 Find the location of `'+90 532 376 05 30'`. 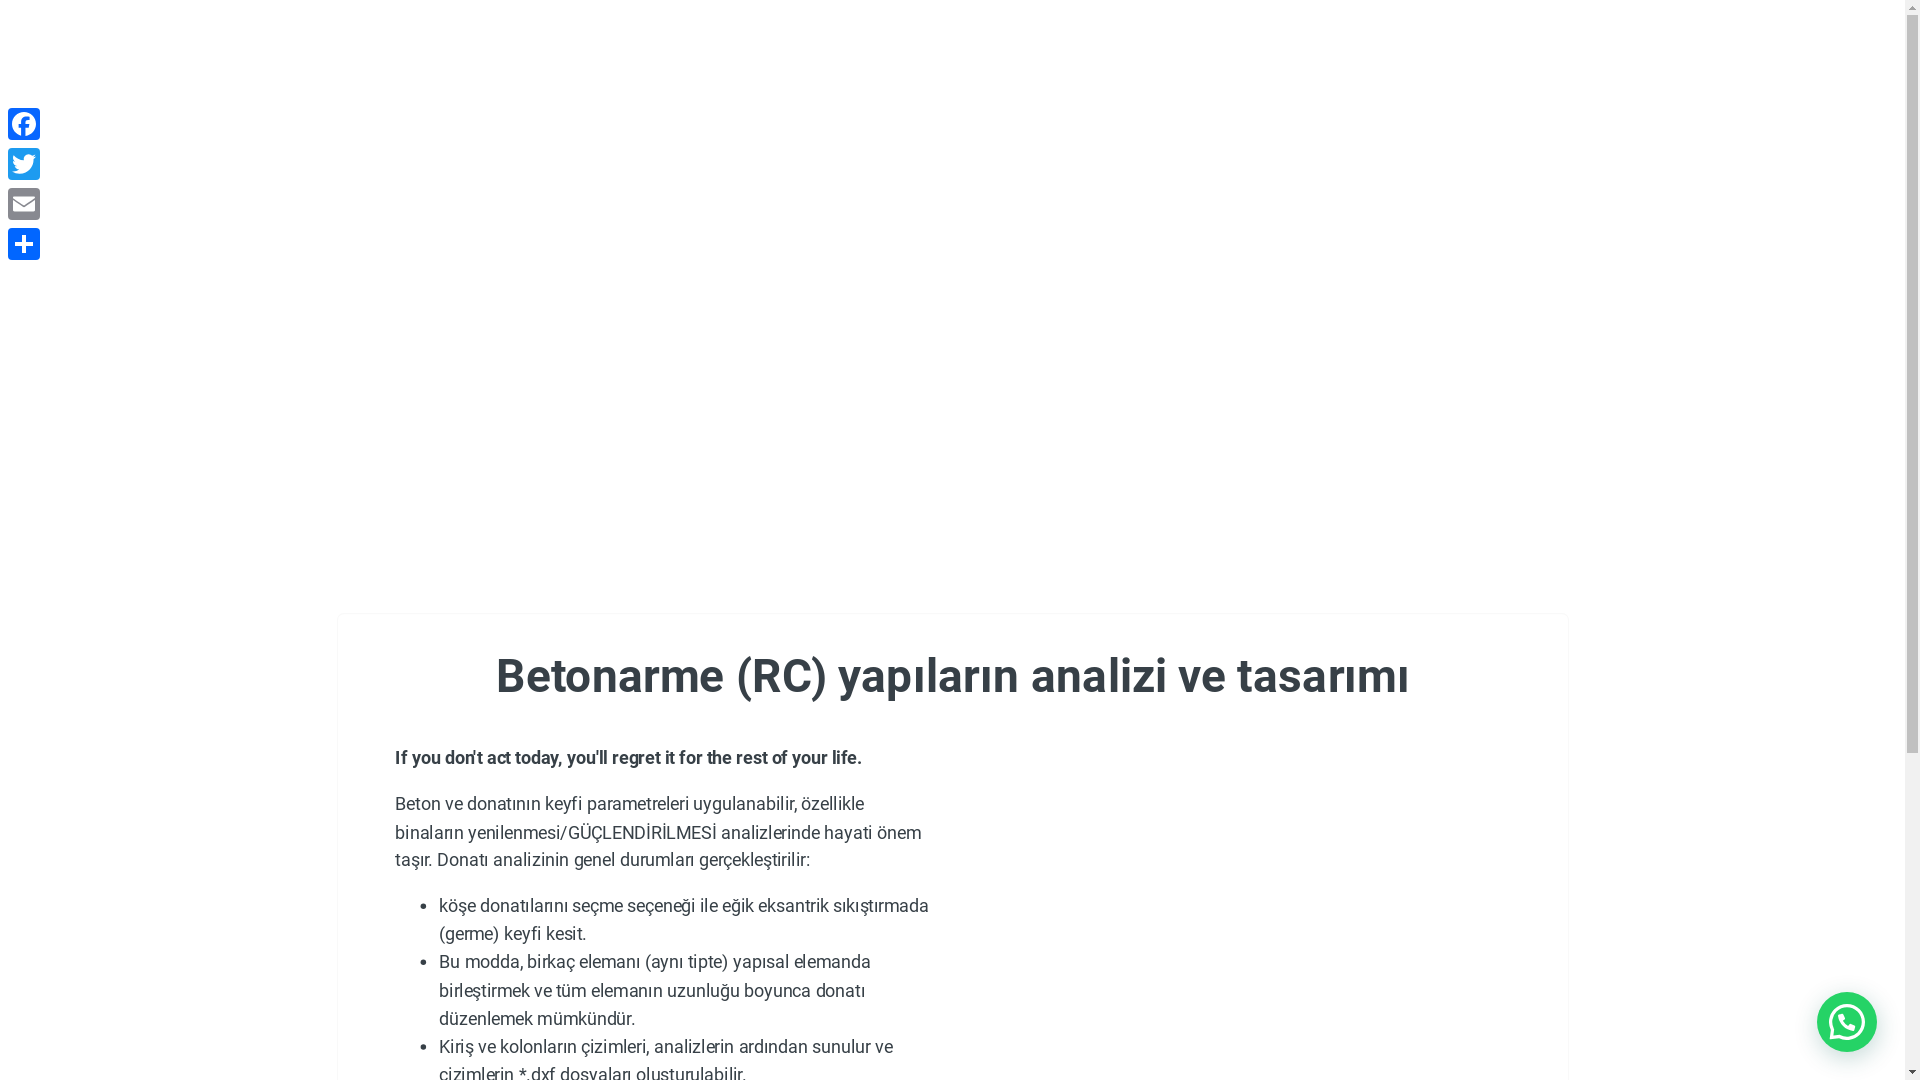

'+90 532 376 05 30' is located at coordinates (504, 20).